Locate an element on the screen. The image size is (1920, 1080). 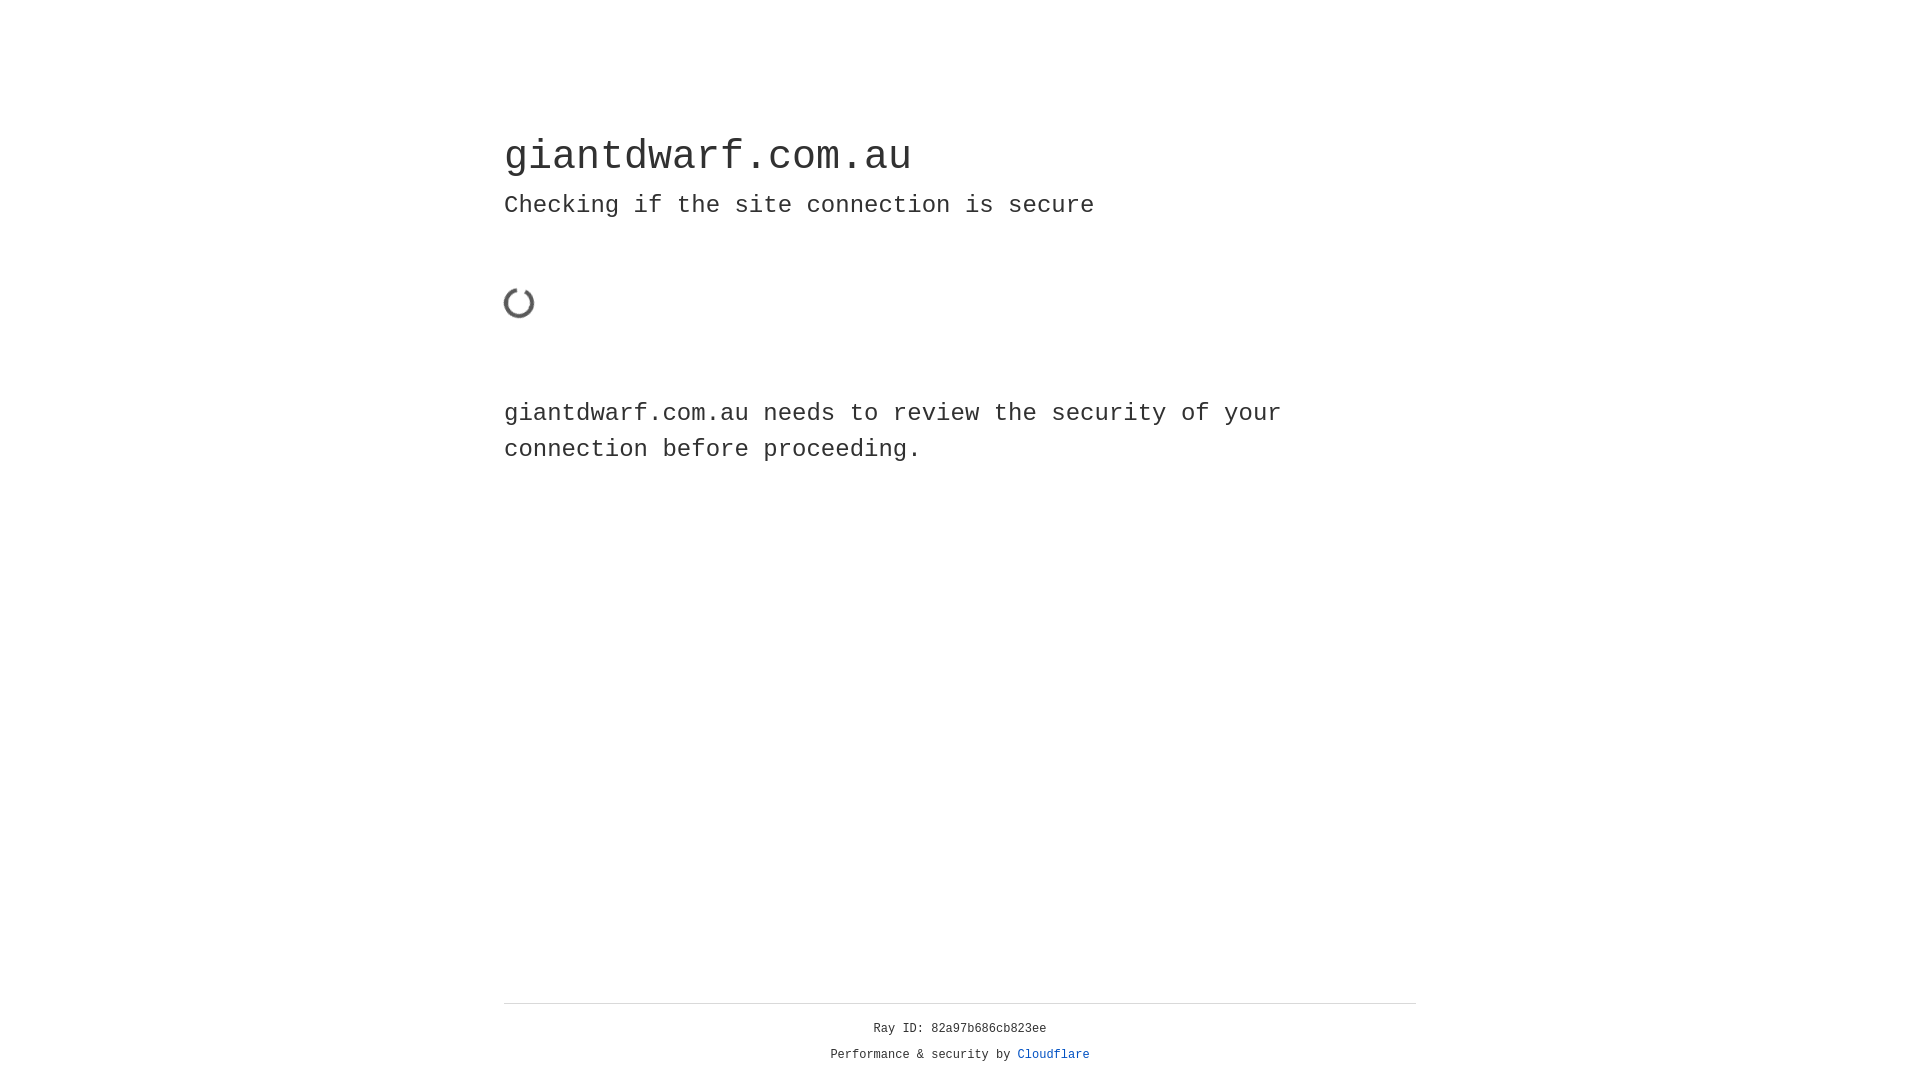
'Cloudflare' is located at coordinates (1053, 1054).